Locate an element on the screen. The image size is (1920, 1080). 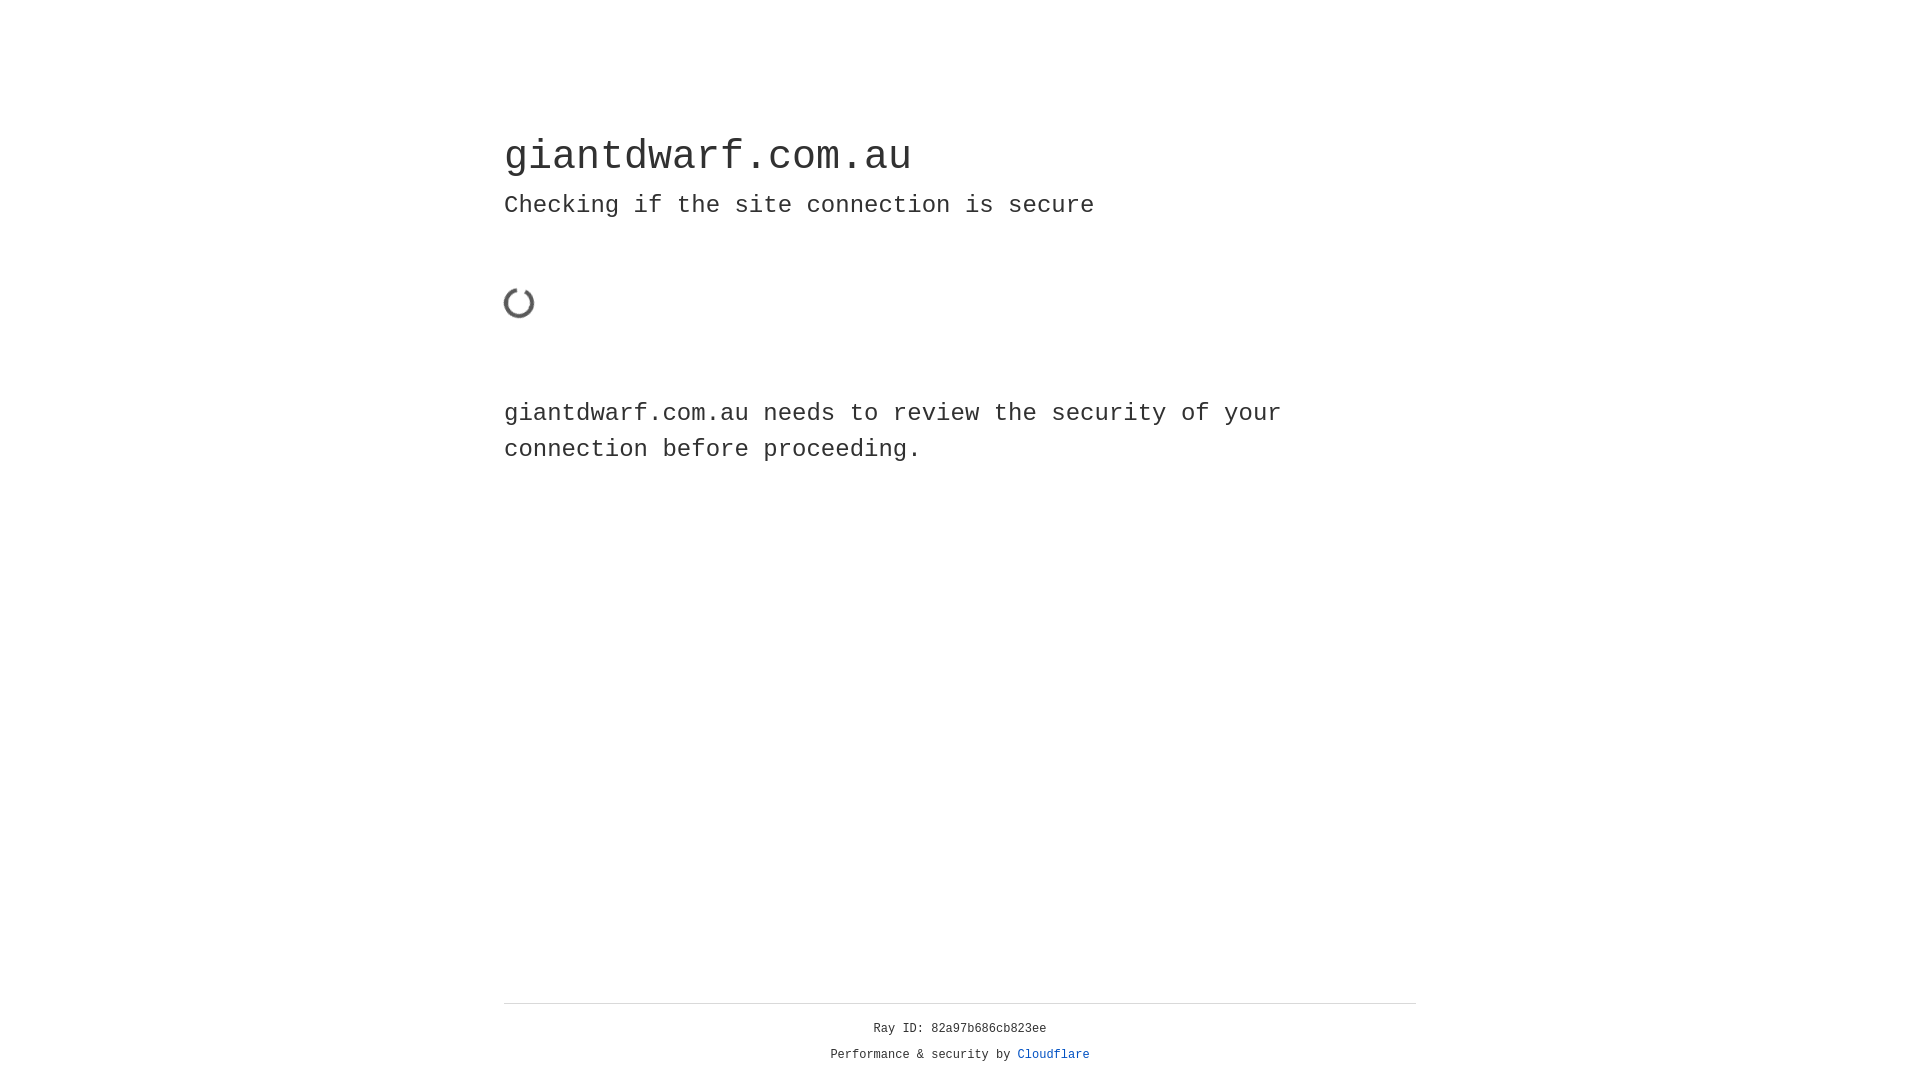
'Cloudflare' is located at coordinates (1053, 1054).